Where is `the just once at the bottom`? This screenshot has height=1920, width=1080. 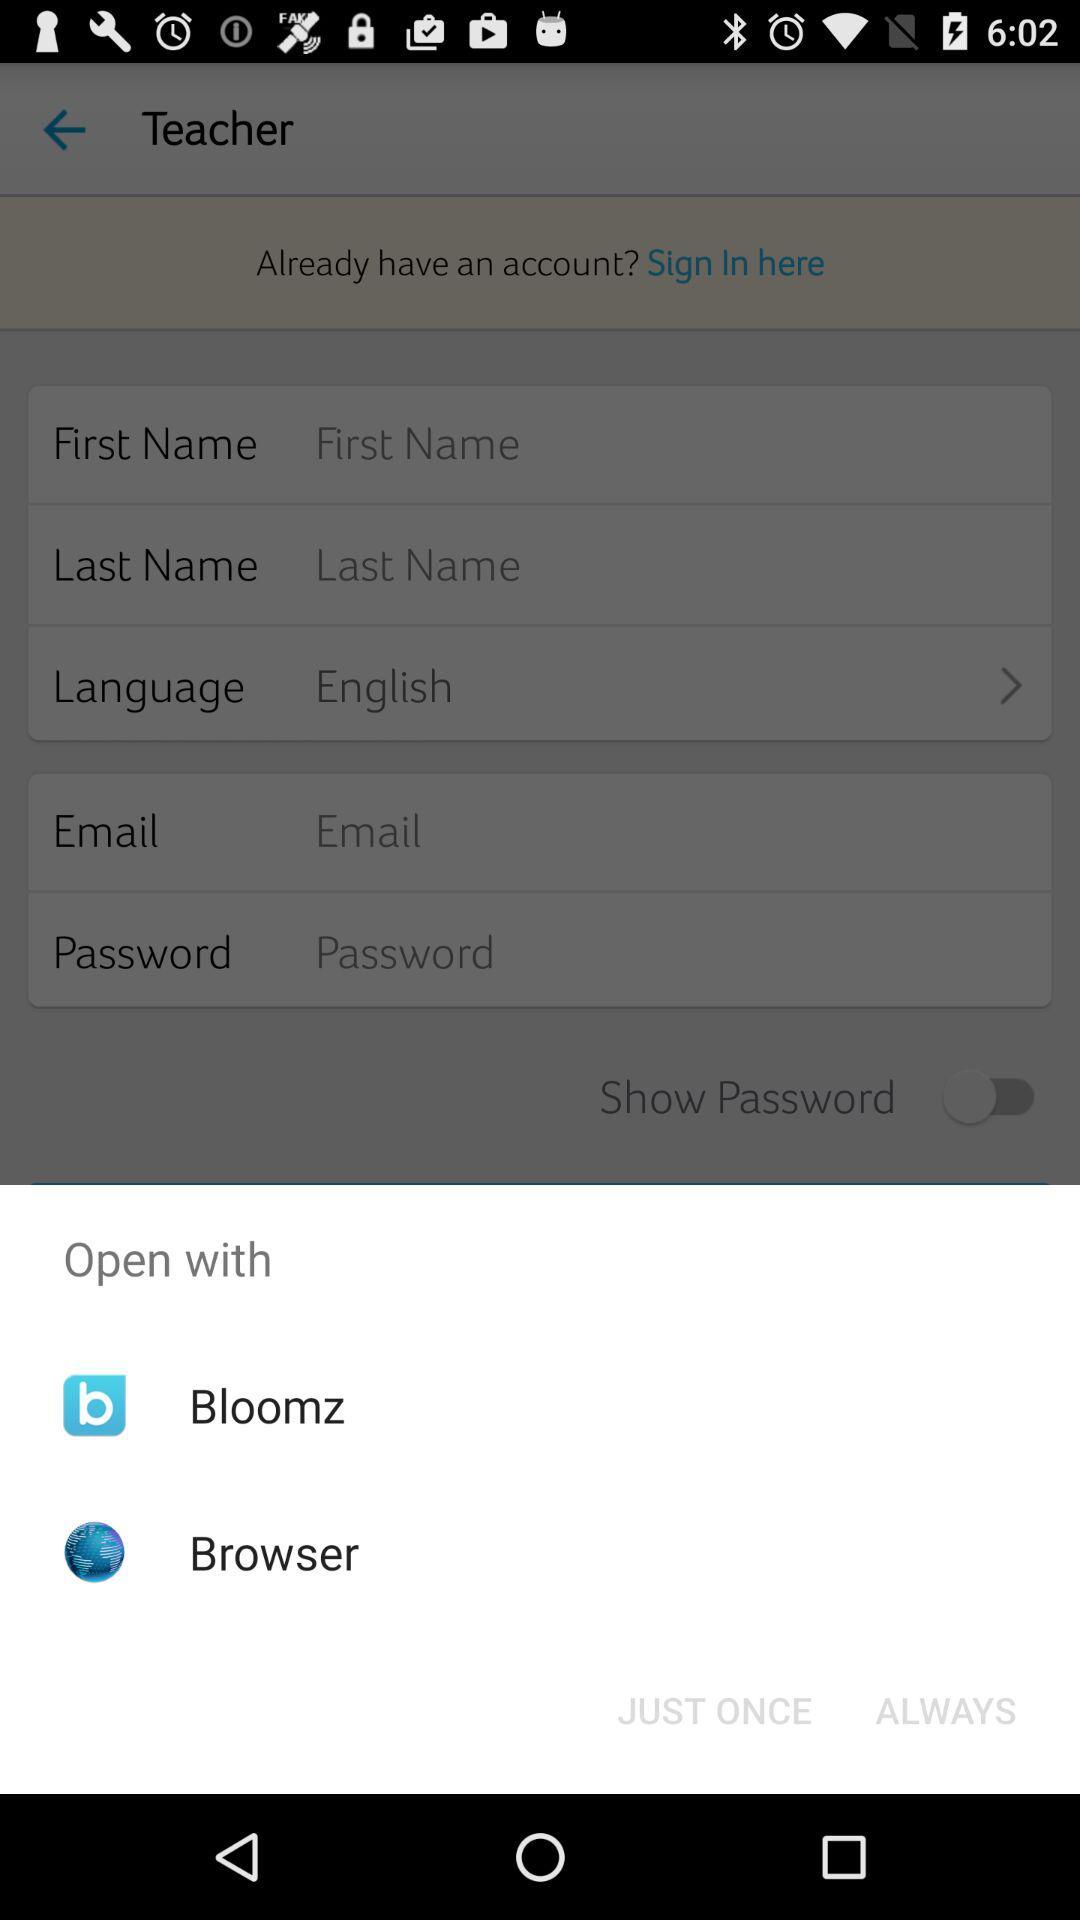
the just once at the bottom is located at coordinates (713, 1708).